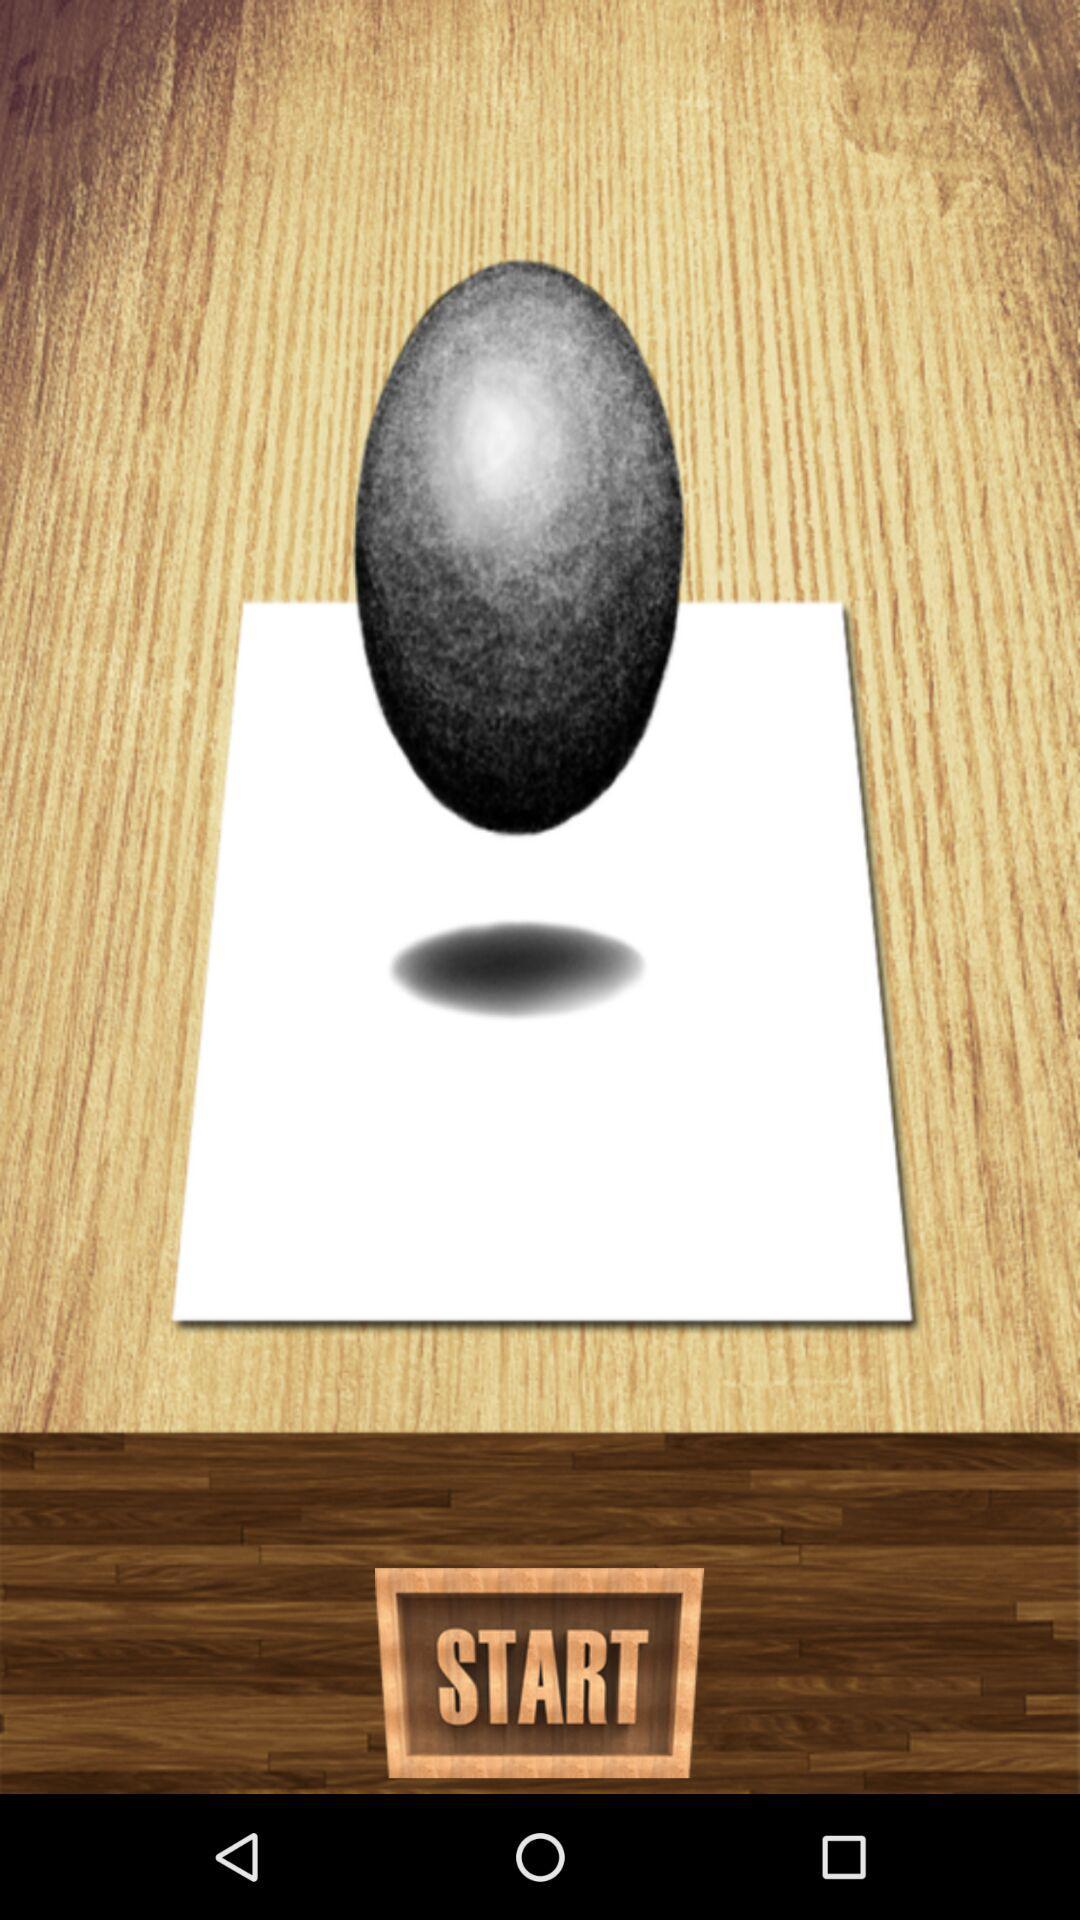  What do you see at coordinates (538, 1673) in the screenshot?
I see `start button` at bounding box center [538, 1673].